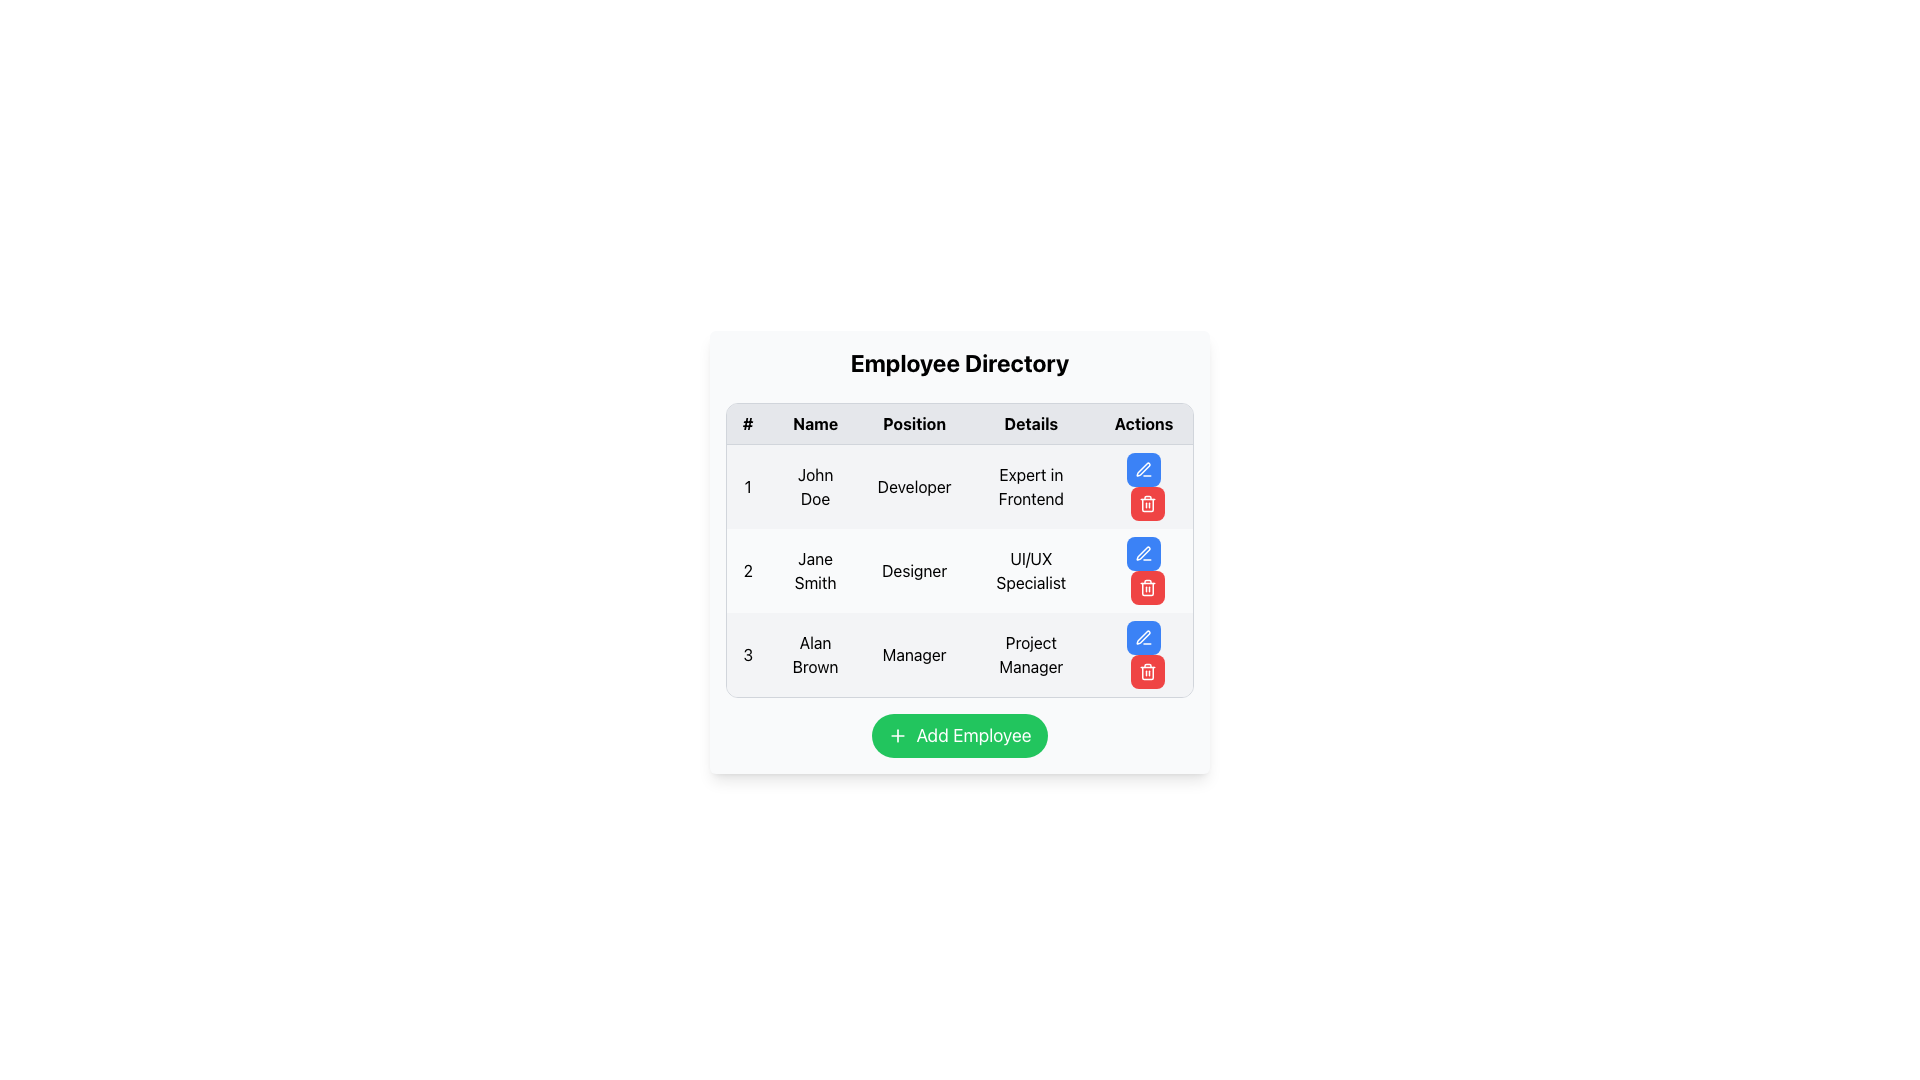 The width and height of the screenshot is (1920, 1080). Describe the element at coordinates (1031, 655) in the screenshot. I see `the Text Label displaying the professional title or role of the employee located in the third row of the table, specifically in the fourth cell from the left within its row, corresponding to the 'Details' column` at that location.